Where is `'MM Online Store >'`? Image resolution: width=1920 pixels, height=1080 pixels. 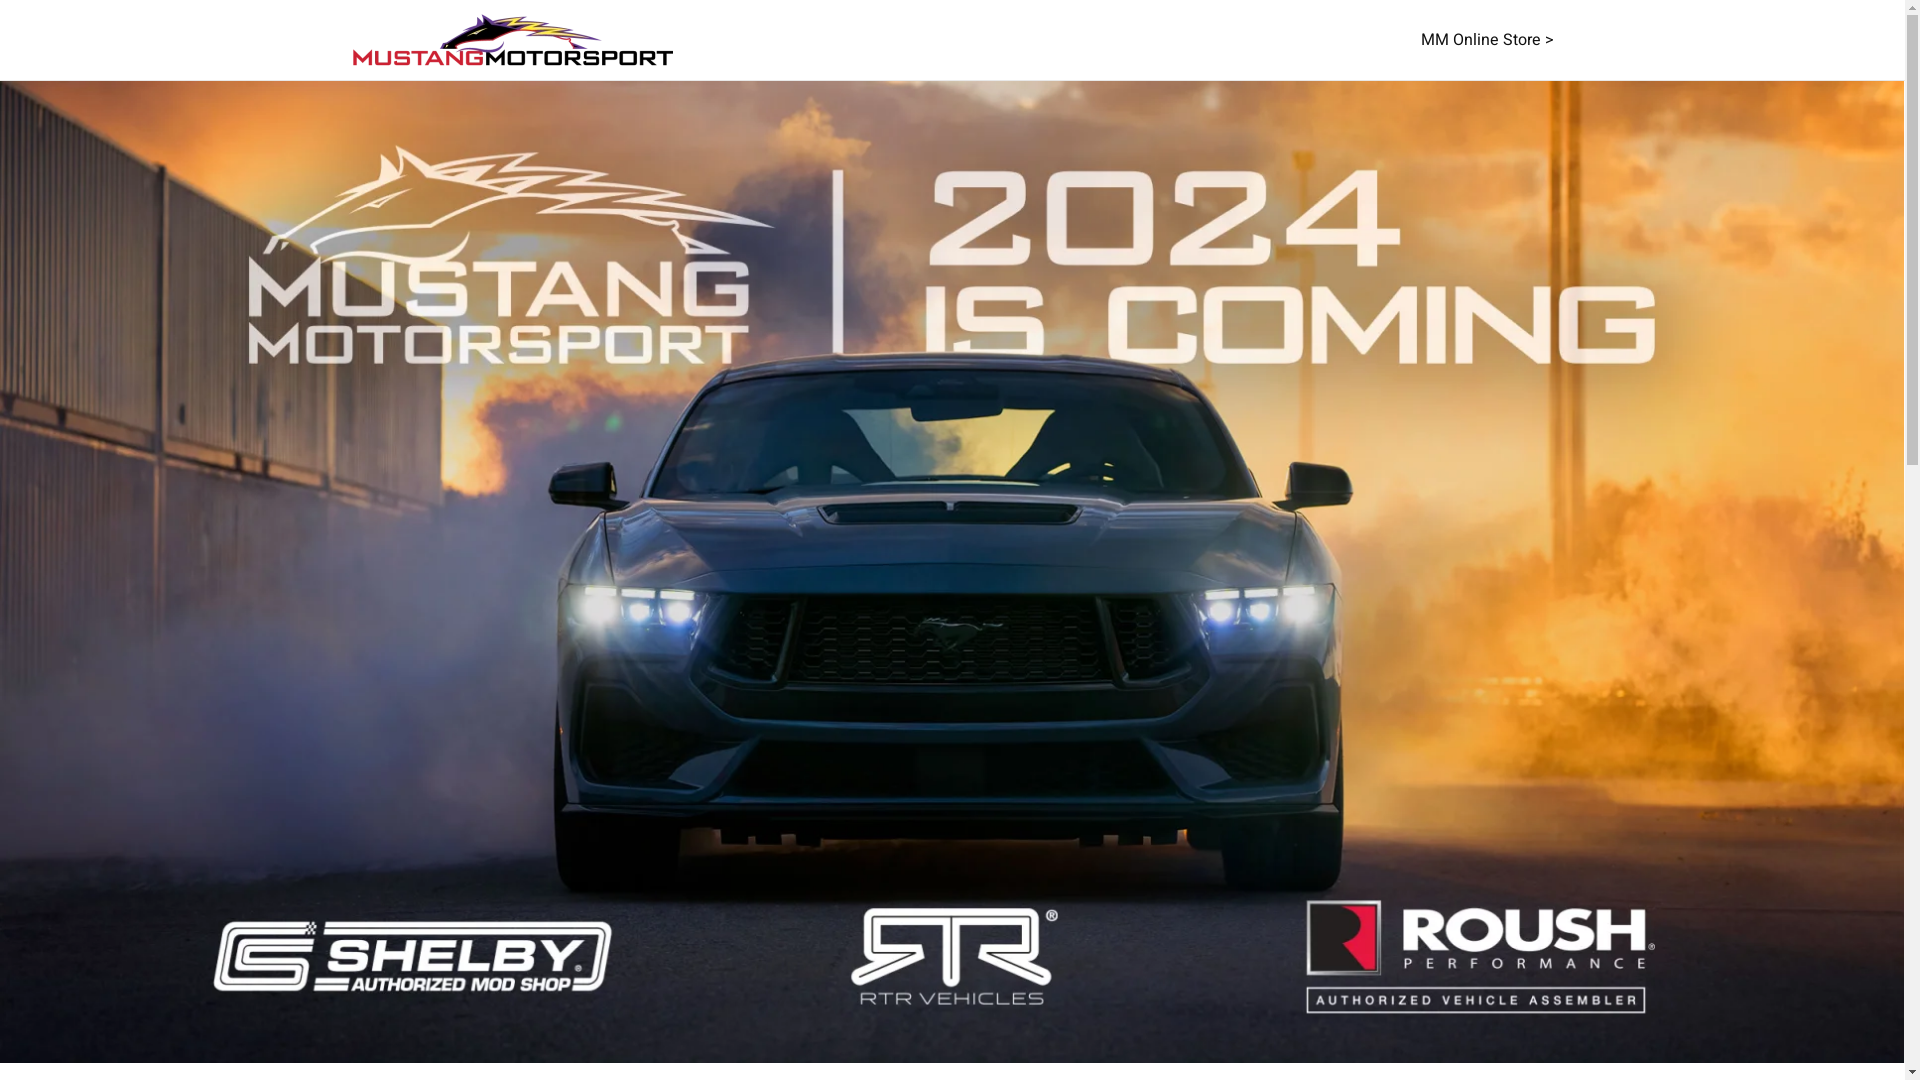
'MM Online Store >' is located at coordinates (1486, 39).